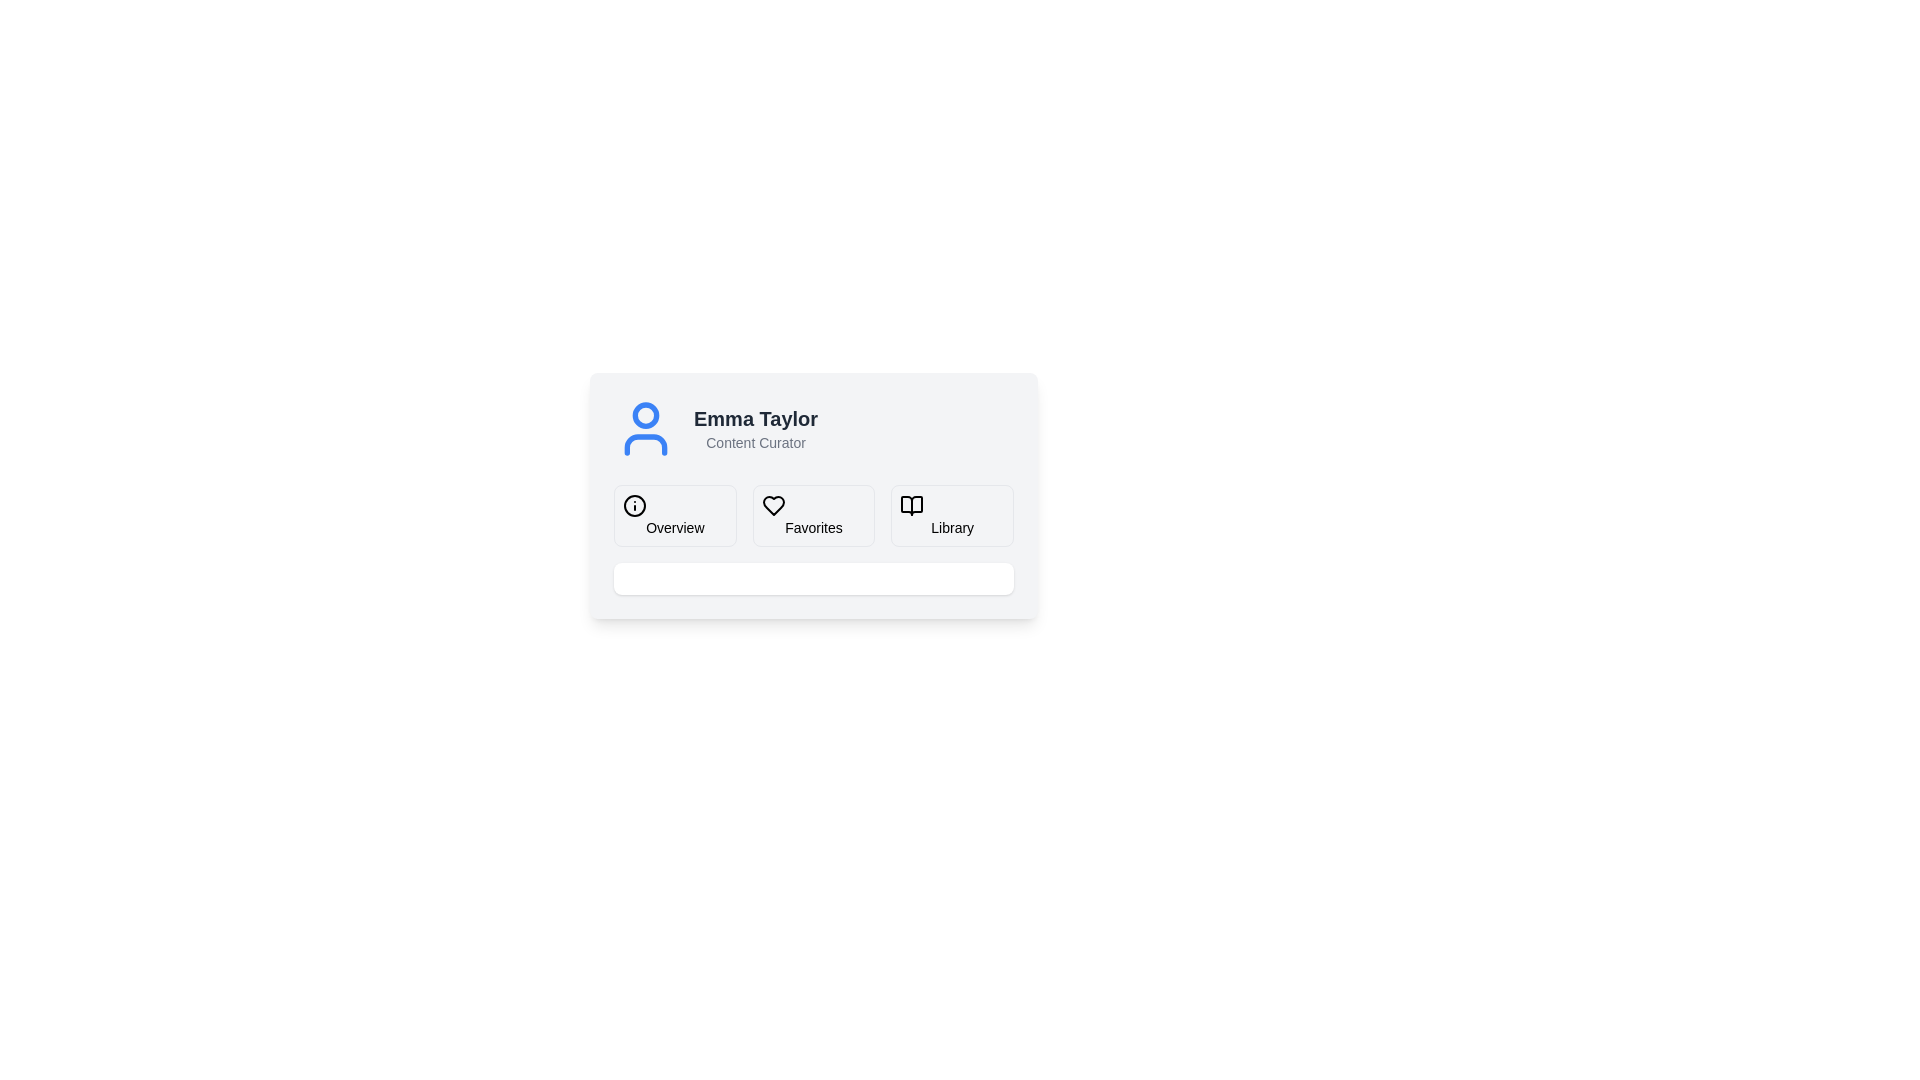 This screenshot has width=1920, height=1080. Describe the element at coordinates (633, 504) in the screenshot. I see `the circular 'info' icon located to the left of the text 'Overview' in the Overview section of the user profile card` at that location.